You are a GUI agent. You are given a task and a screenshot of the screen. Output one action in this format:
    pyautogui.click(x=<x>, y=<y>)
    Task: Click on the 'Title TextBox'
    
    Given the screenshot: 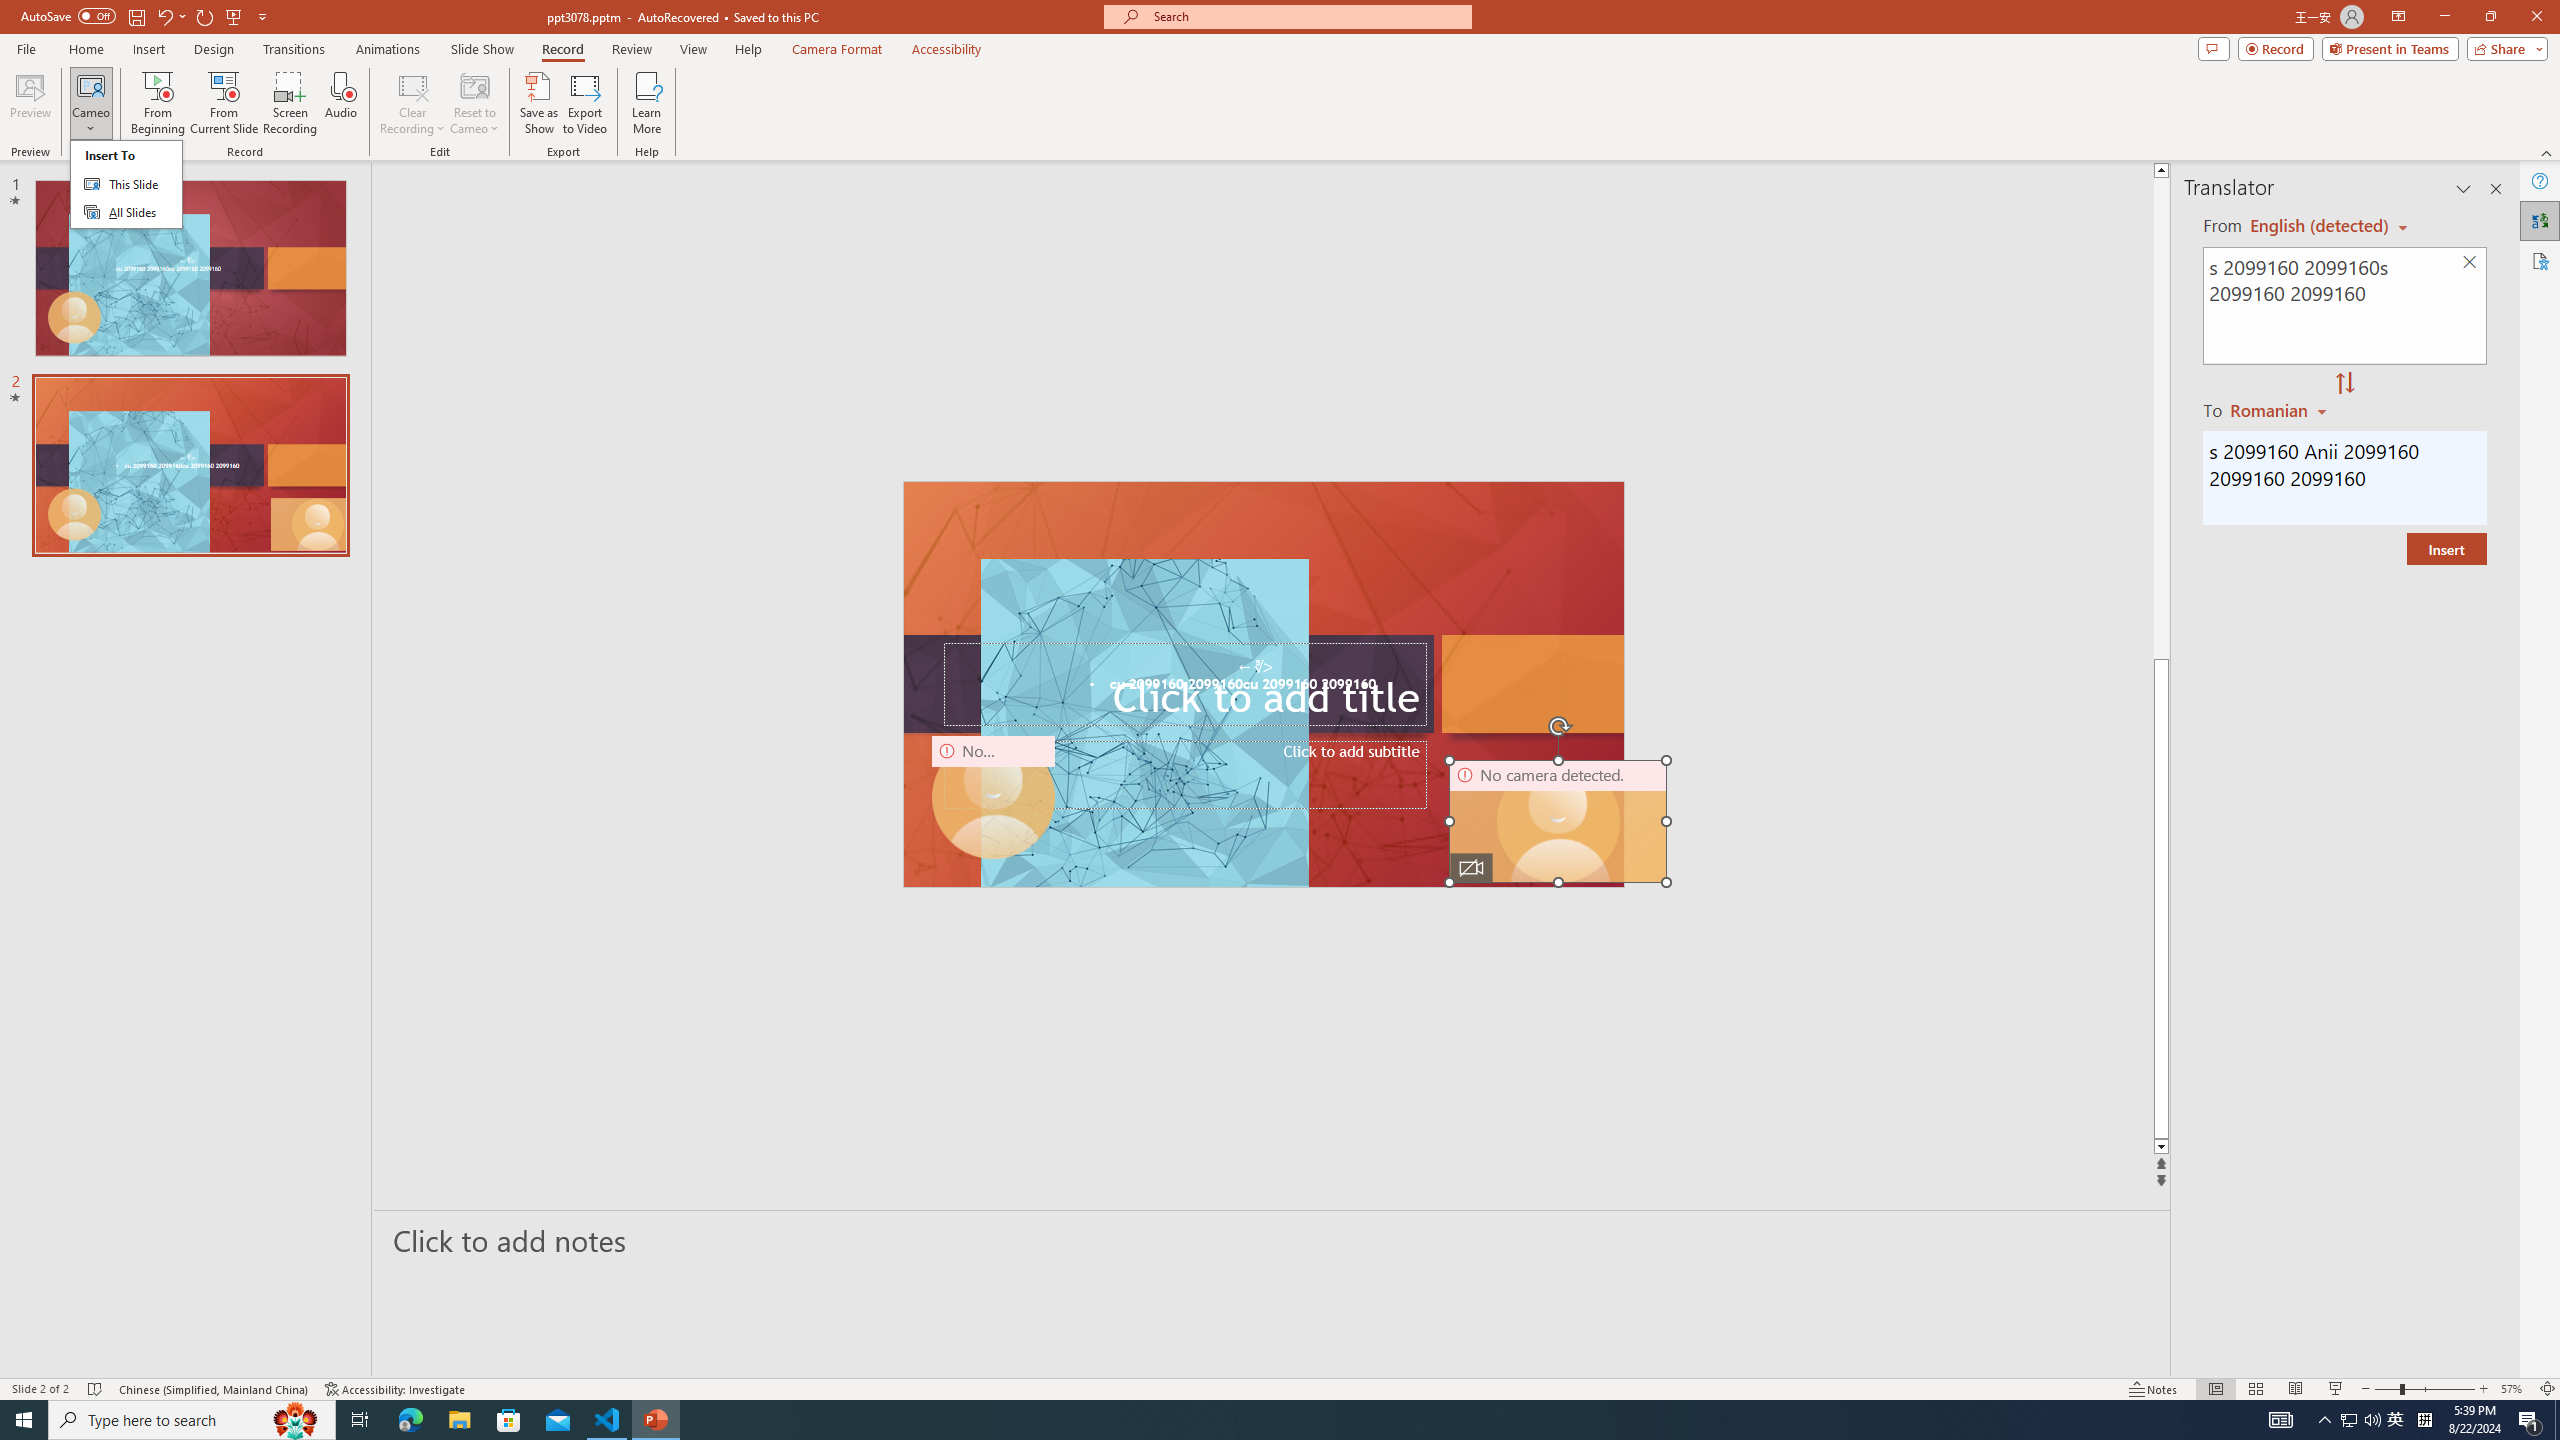 What is the action you would take?
    pyautogui.click(x=1185, y=683)
    